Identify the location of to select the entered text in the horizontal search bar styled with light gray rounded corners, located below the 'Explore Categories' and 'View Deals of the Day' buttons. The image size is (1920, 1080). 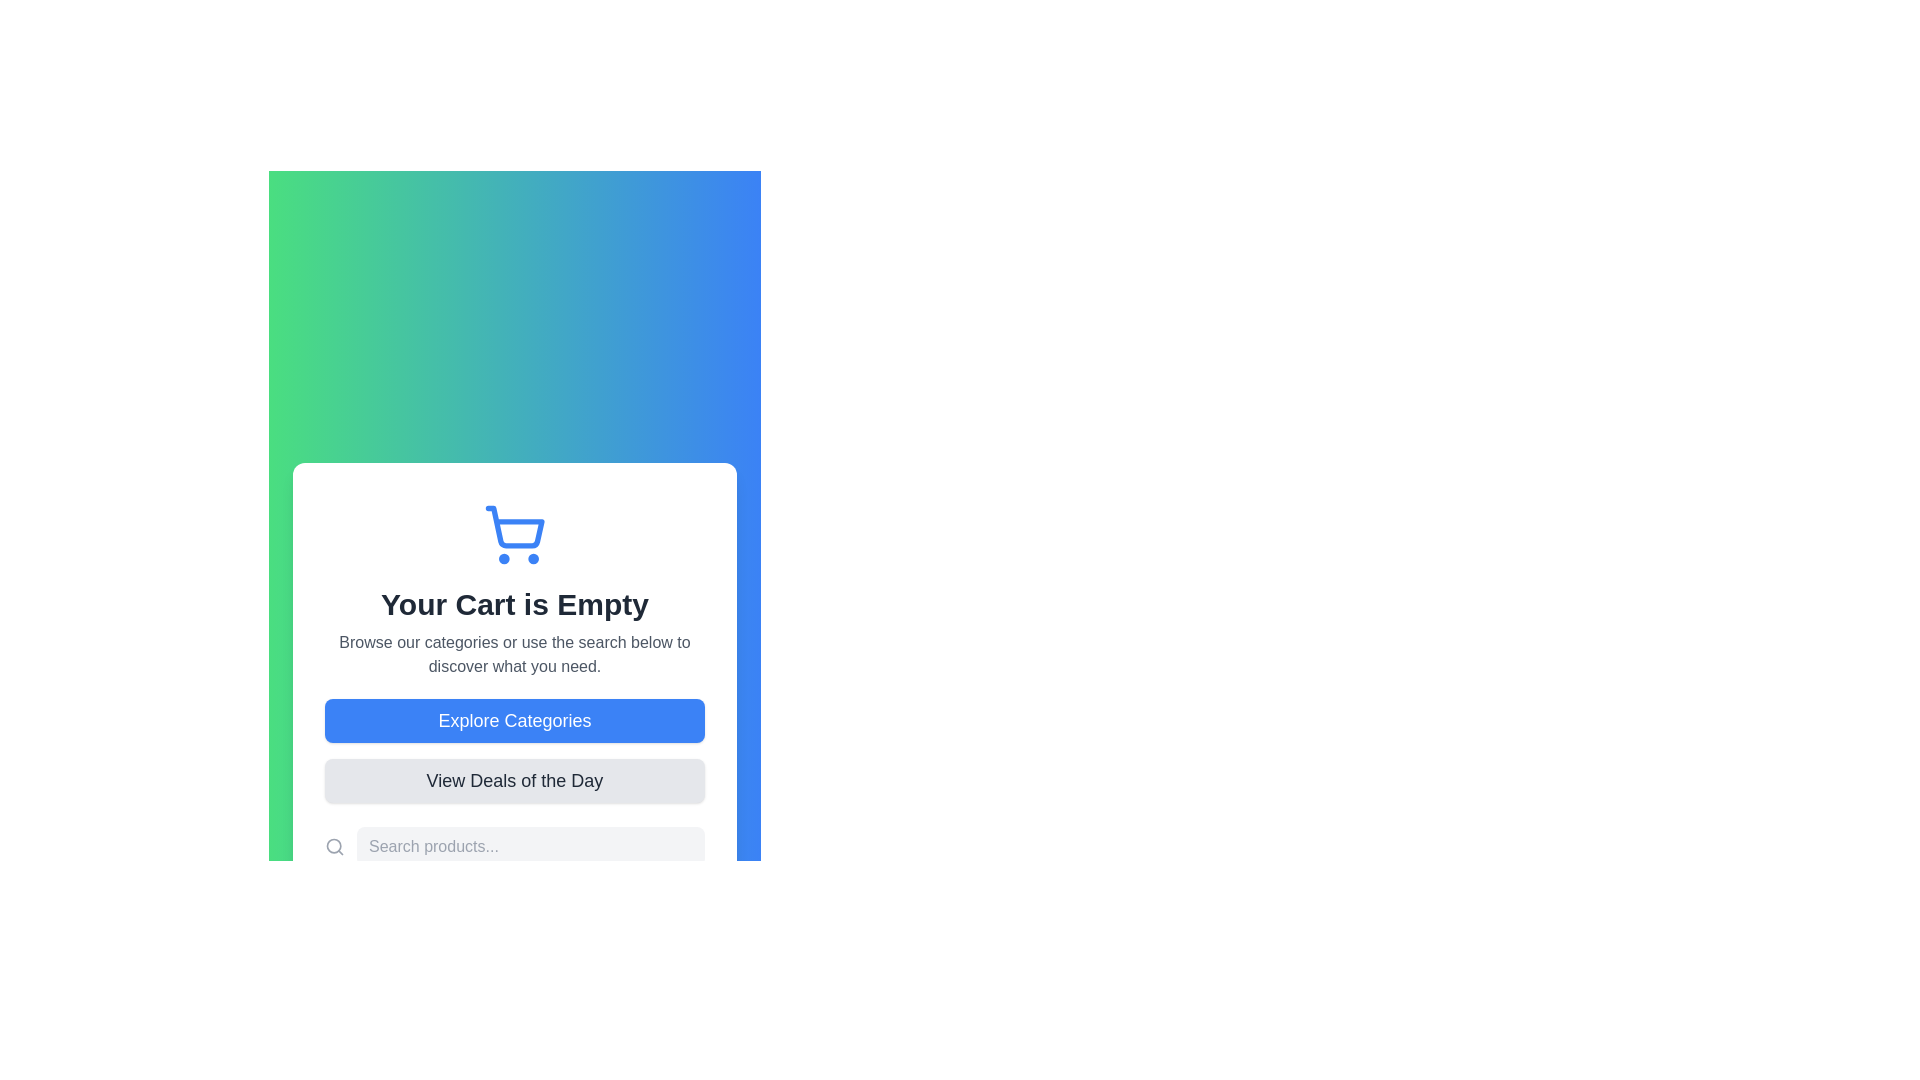
(514, 871).